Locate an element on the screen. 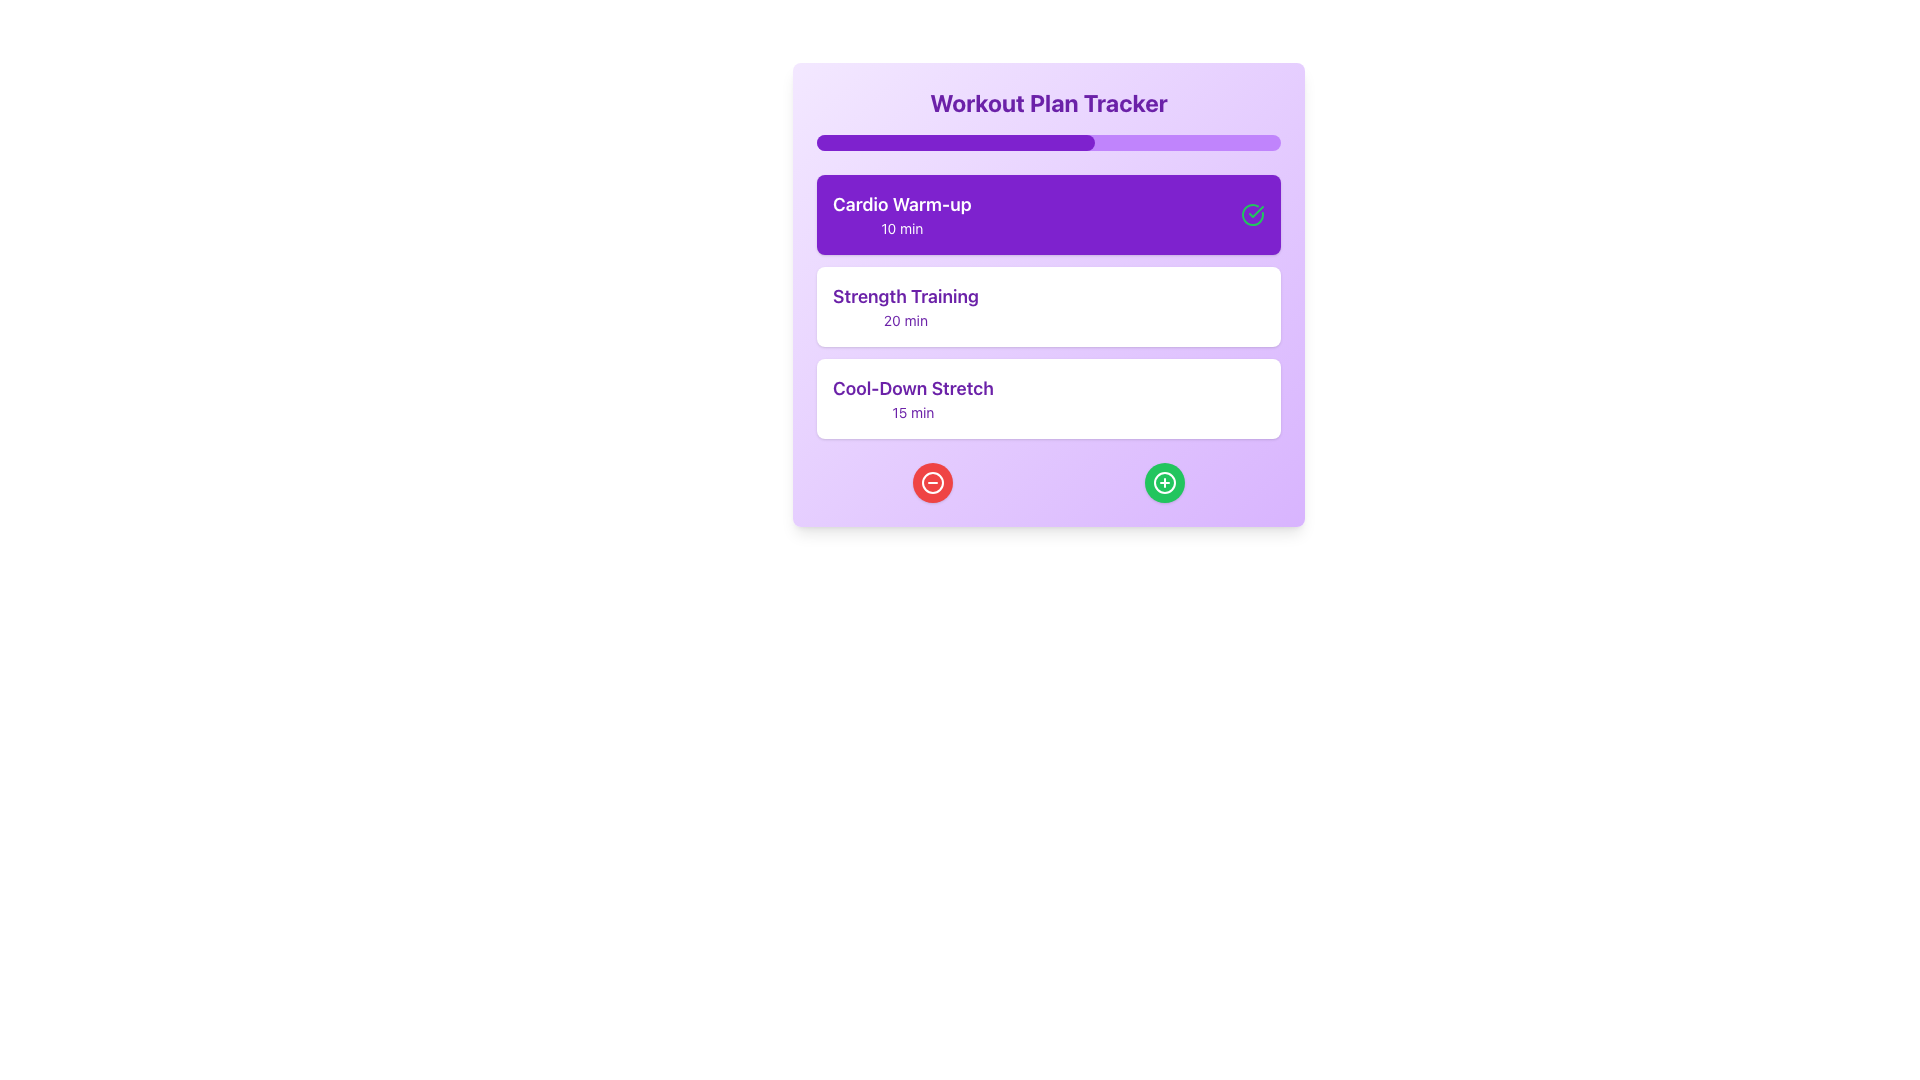 The height and width of the screenshot is (1080, 1920). the text label that displays the duration of the 'Strength Training' activity, which is located directly below the 'Strength Training' label in the workout list is located at coordinates (904, 319).